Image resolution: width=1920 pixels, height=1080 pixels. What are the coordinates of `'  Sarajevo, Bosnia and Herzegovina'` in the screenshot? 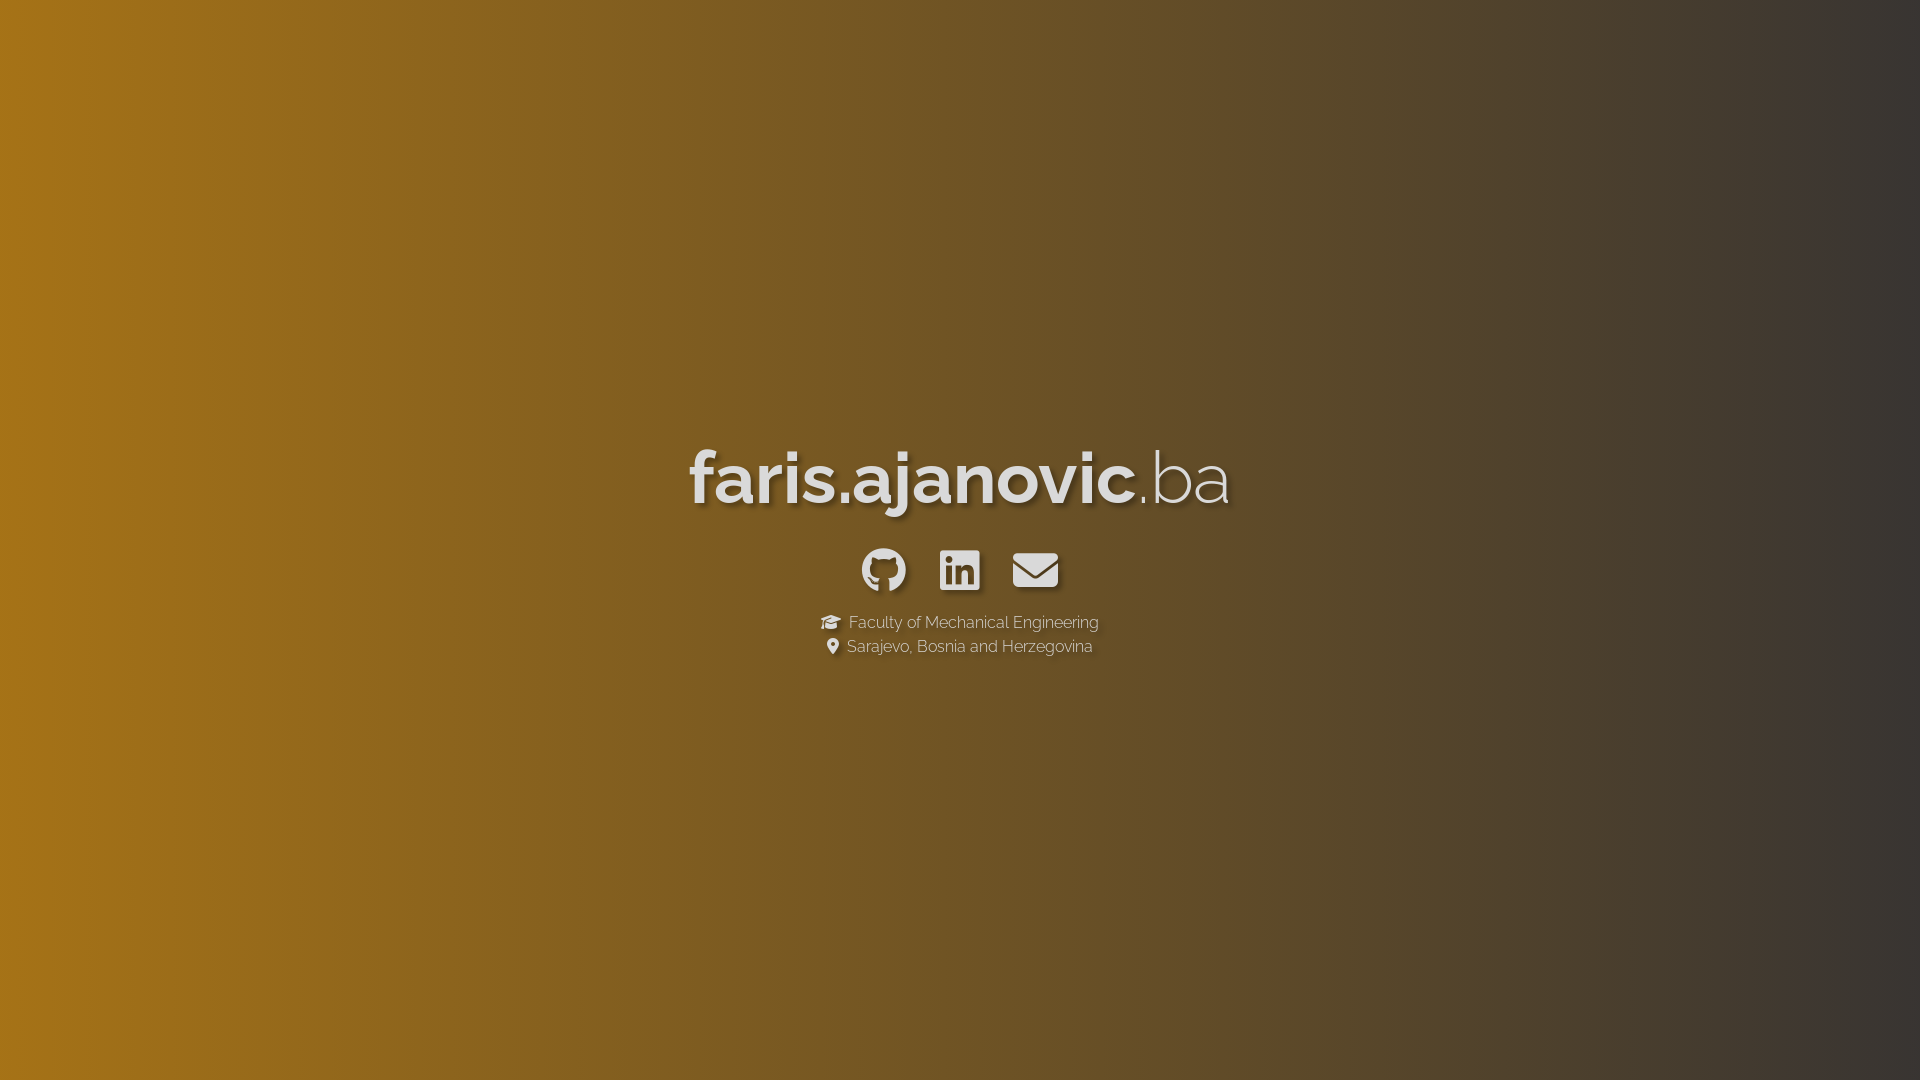 It's located at (960, 645).